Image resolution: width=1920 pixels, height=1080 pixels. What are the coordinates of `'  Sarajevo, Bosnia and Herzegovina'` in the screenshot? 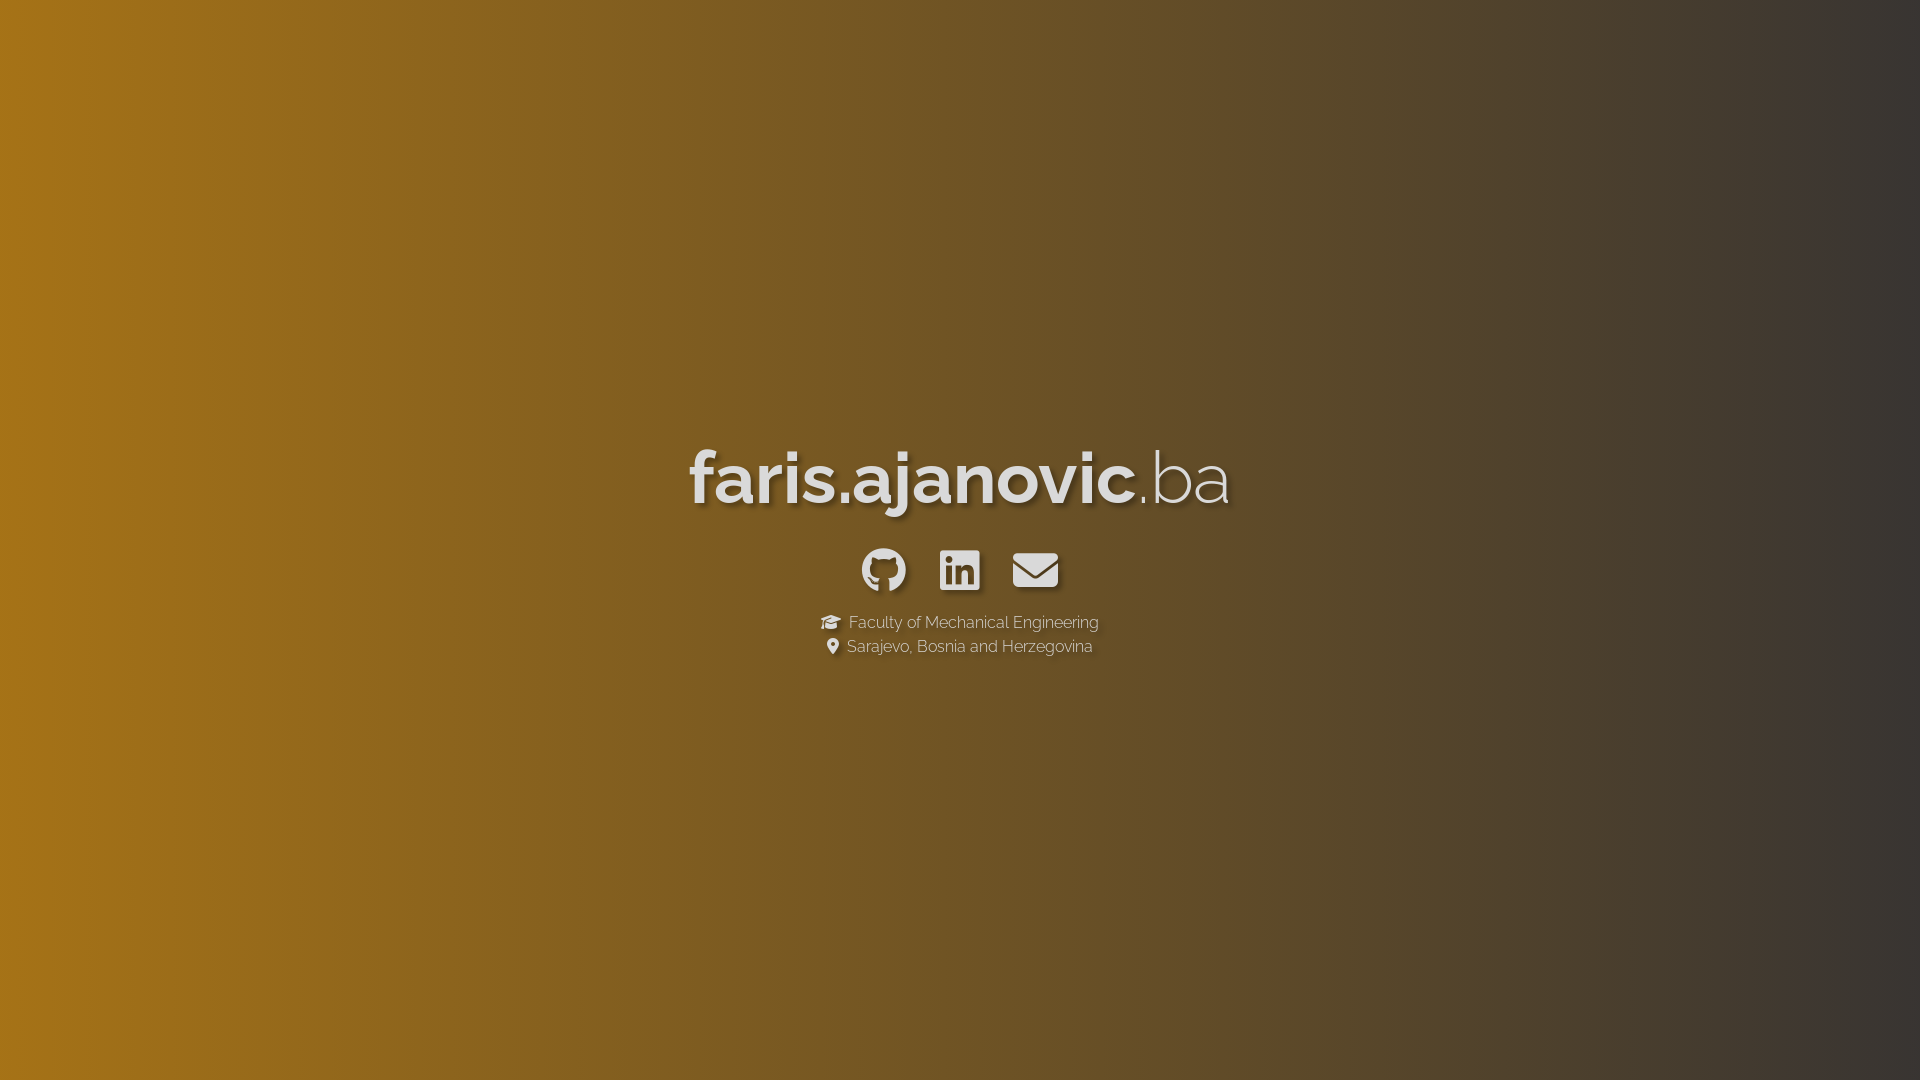 It's located at (960, 645).